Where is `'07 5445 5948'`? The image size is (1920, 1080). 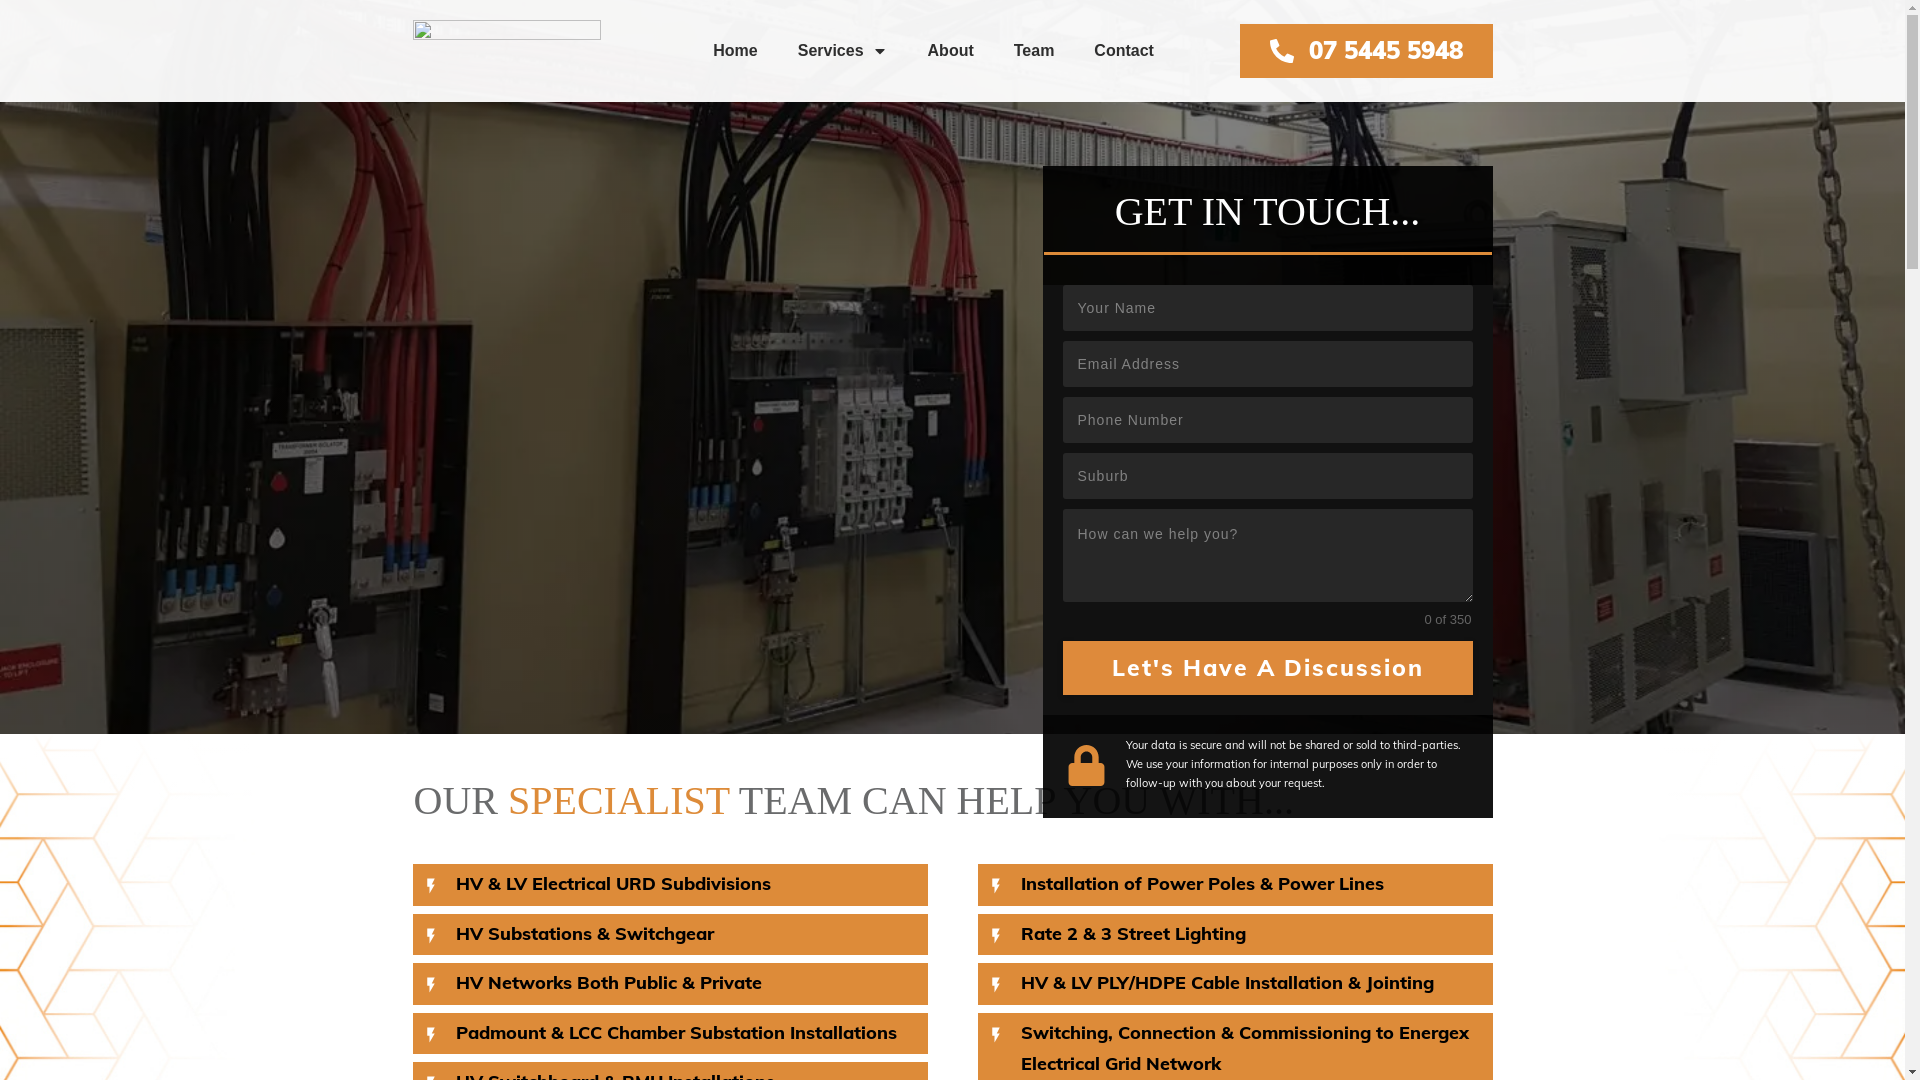
'07 5445 5948' is located at coordinates (1365, 49).